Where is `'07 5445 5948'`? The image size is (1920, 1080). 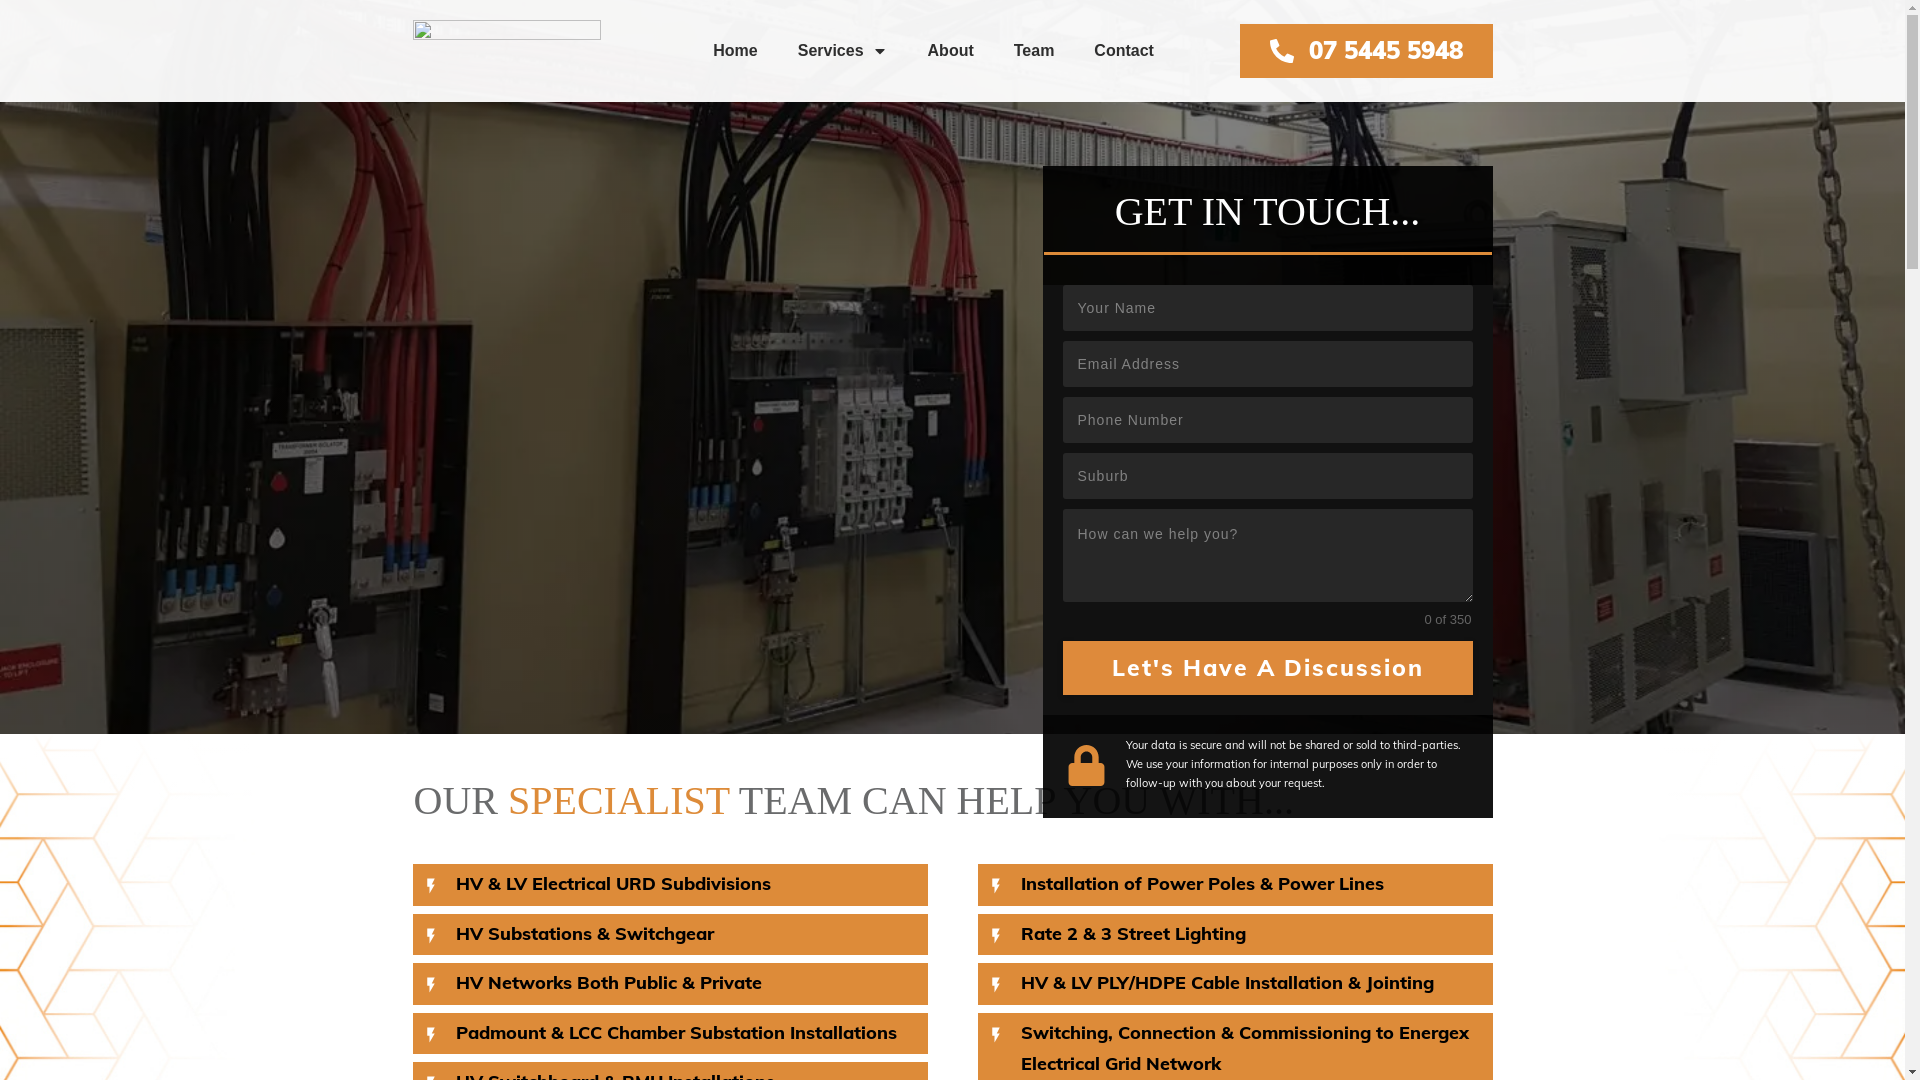
'07 5445 5948' is located at coordinates (1365, 49).